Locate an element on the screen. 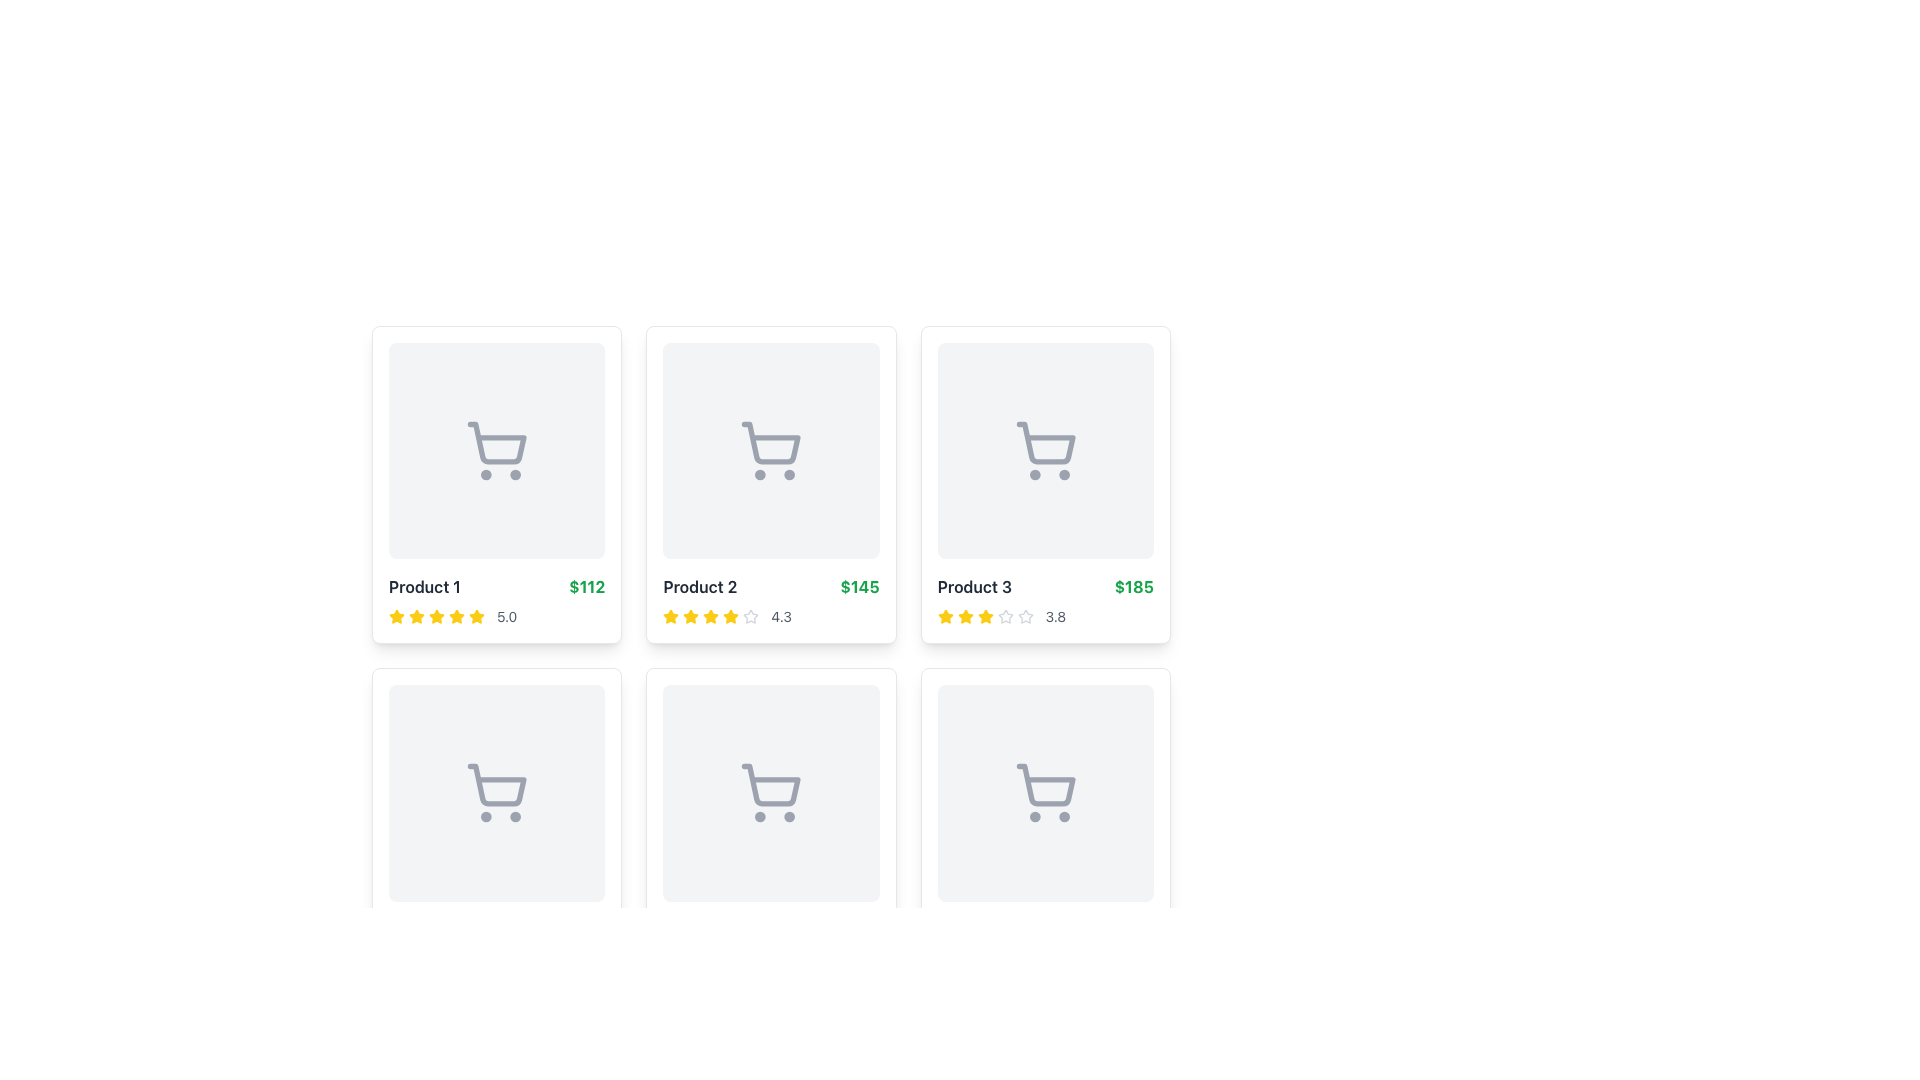 The width and height of the screenshot is (1920, 1080). the second star icon in the rating group for 'Product 2' is located at coordinates (691, 616).